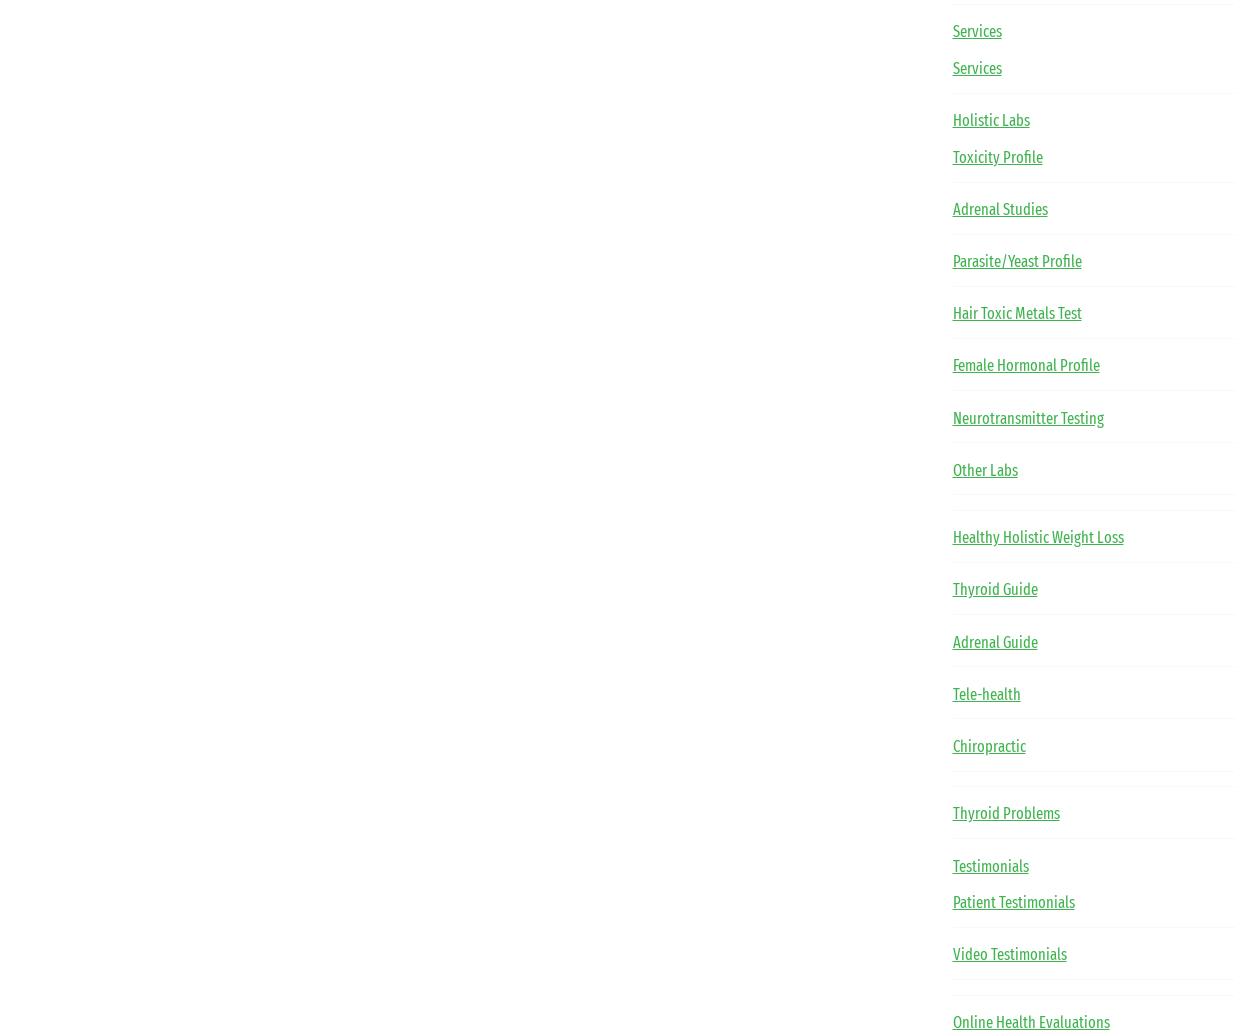  Describe the element at coordinates (993, 641) in the screenshot. I see `'Adrenal Guide'` at that location.